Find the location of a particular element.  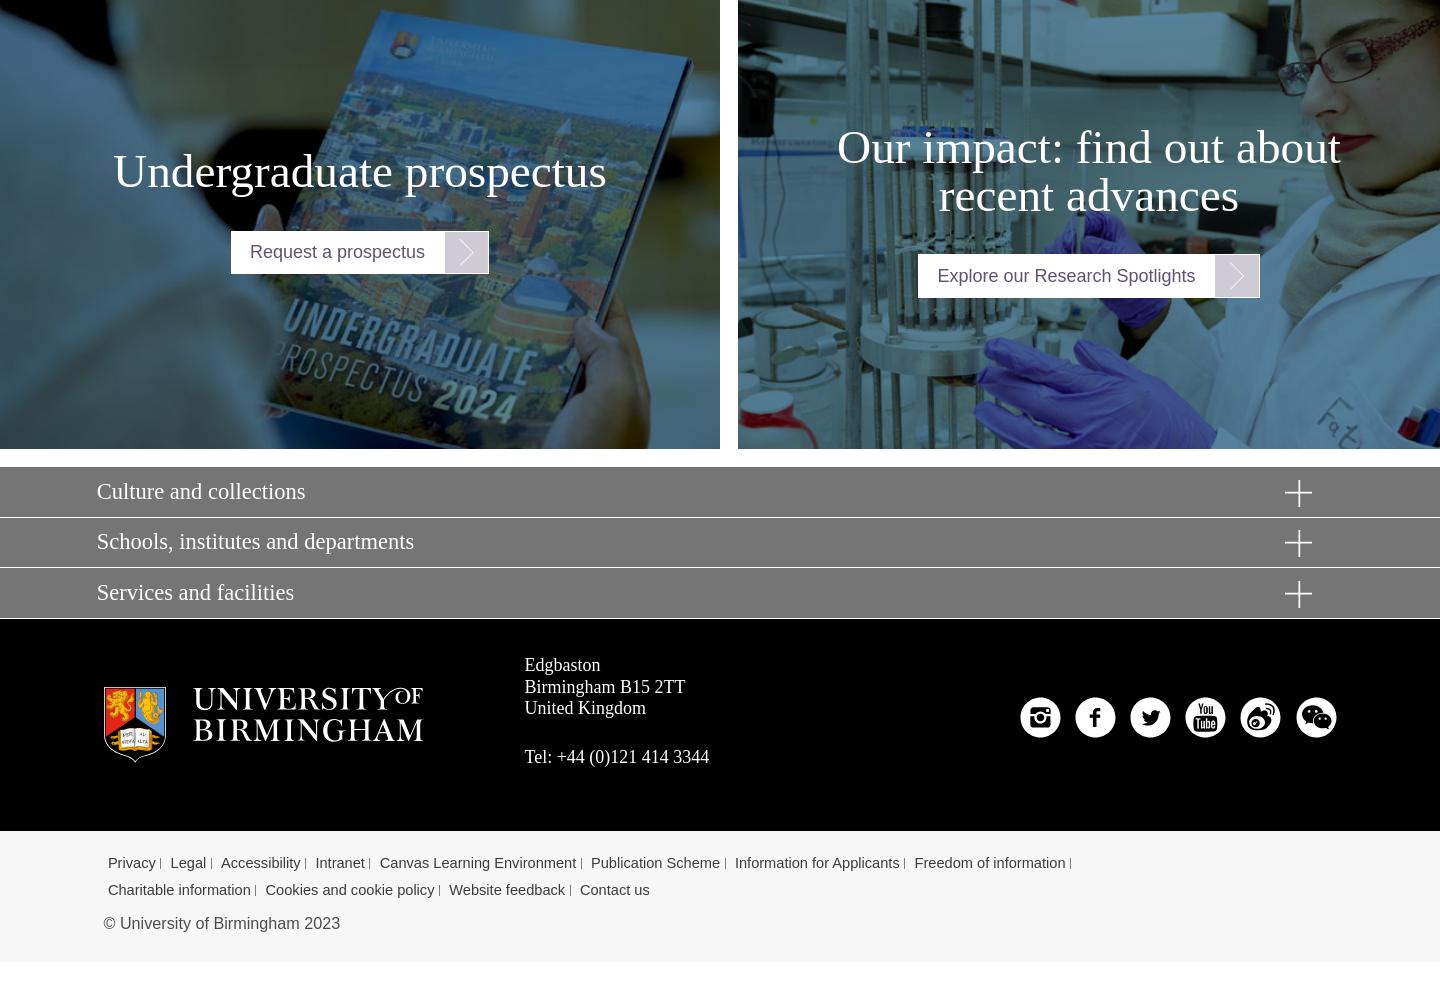

'Contact us' is located at coordinates (613, 889).